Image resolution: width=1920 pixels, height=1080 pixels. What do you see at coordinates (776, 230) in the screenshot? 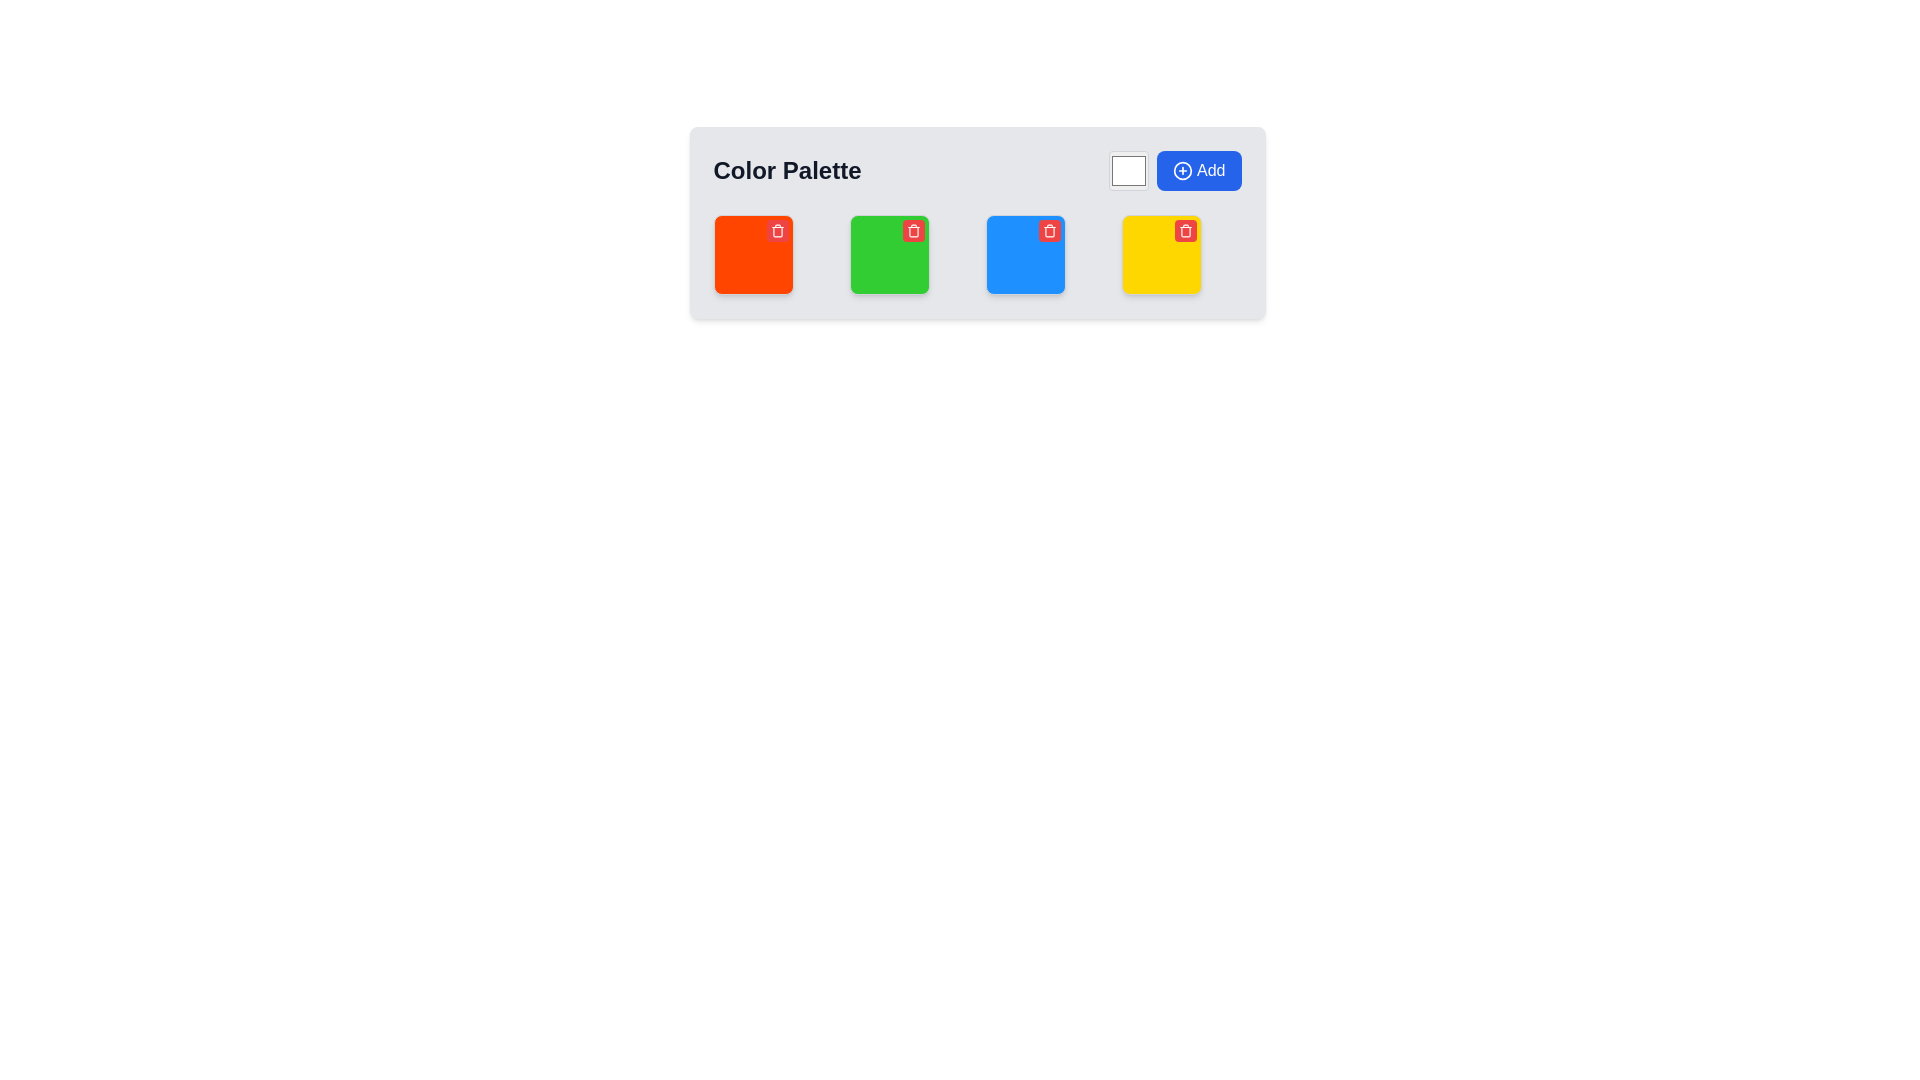
I see `the delete button located in the top-right corner of the first orange square tile` at bounding box center [776, 230].